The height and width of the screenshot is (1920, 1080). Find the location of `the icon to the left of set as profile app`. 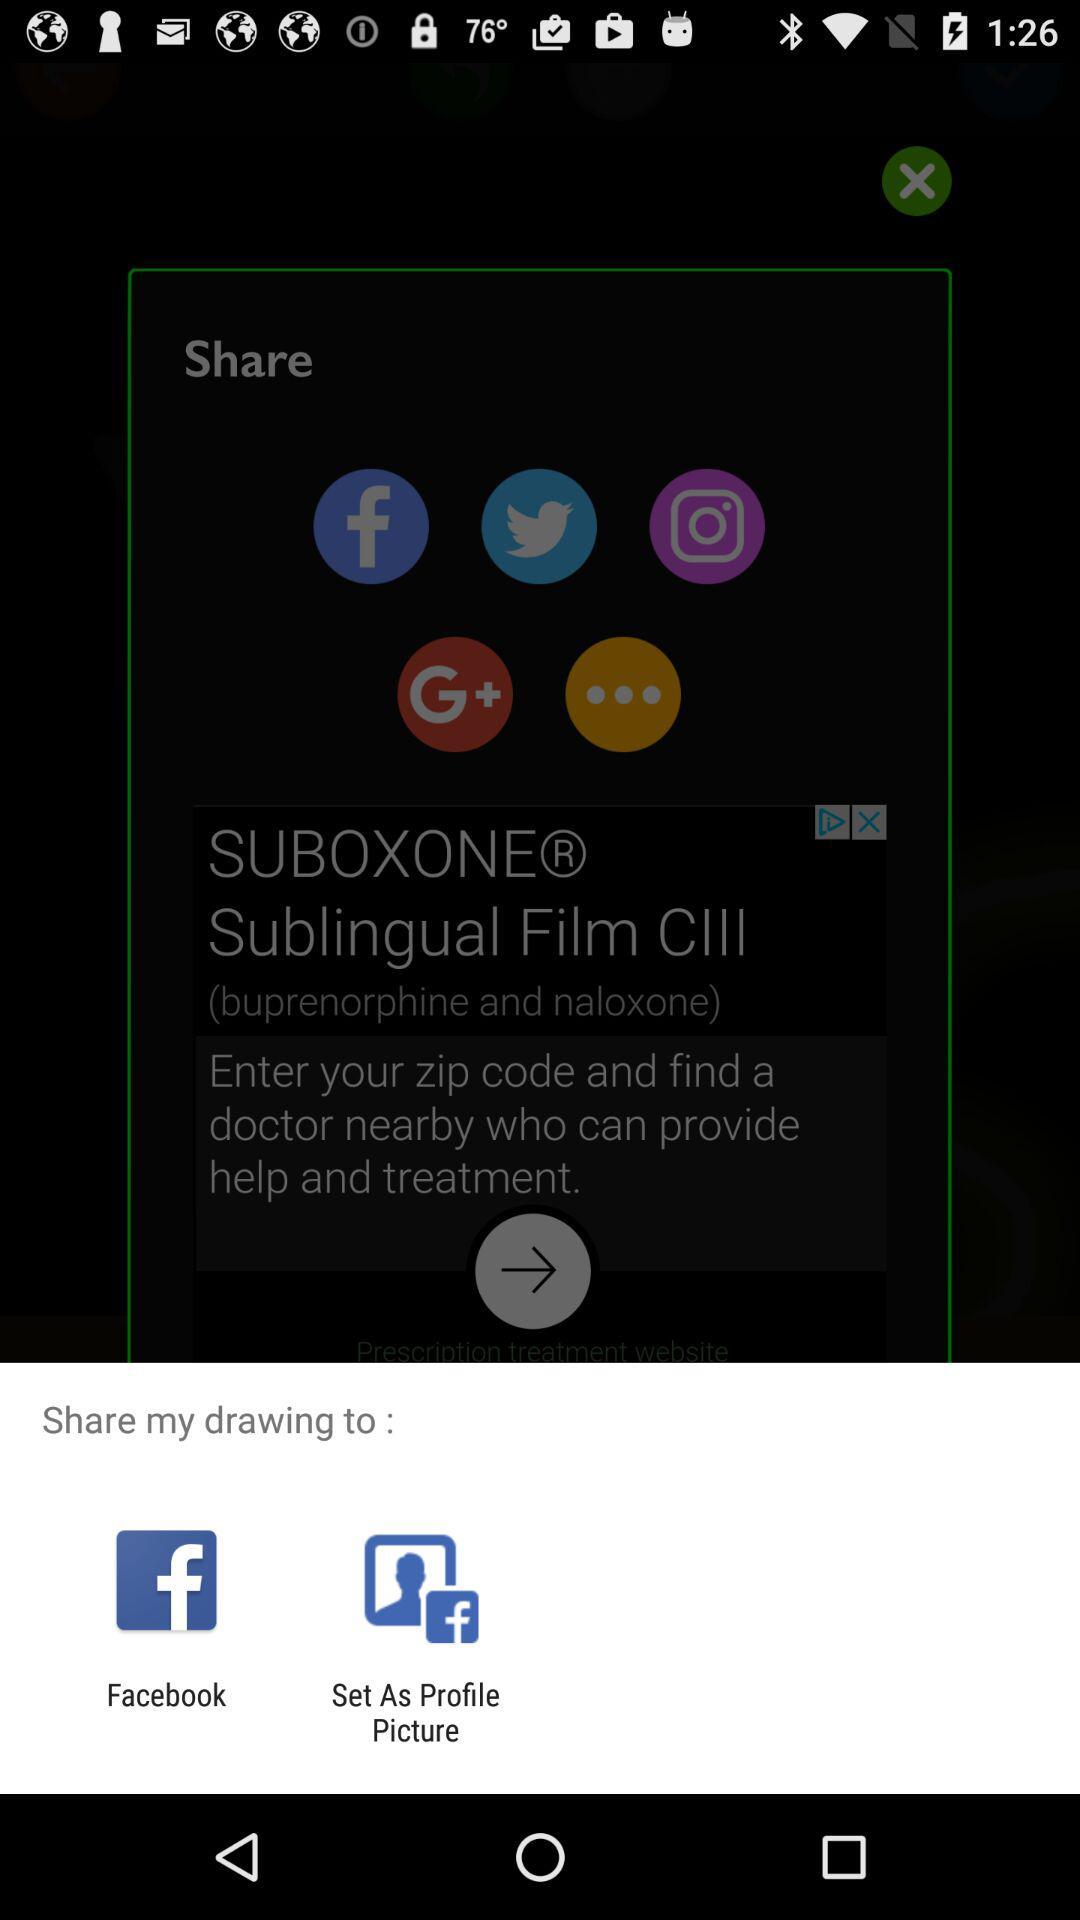

the icon to the left of set as profile app is located at coordinates (165, 1711).